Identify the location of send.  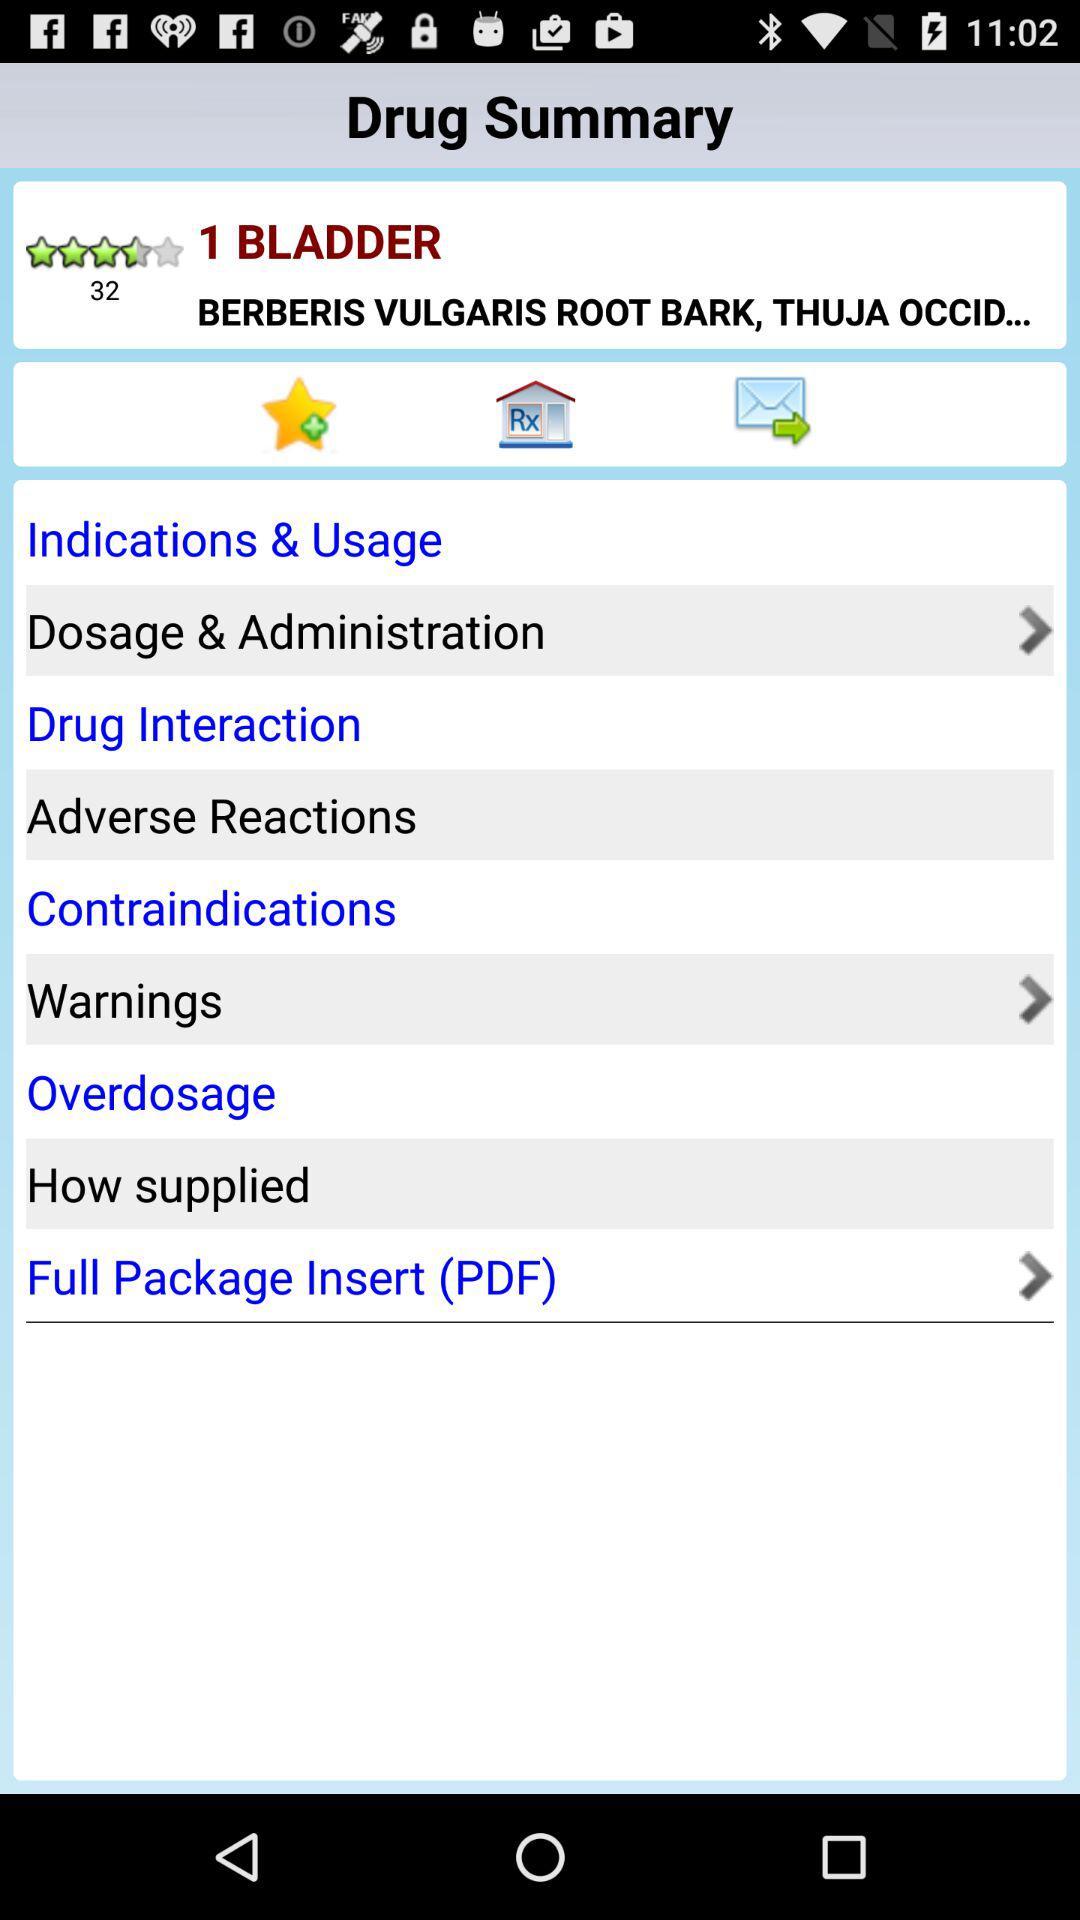
(775, 413).